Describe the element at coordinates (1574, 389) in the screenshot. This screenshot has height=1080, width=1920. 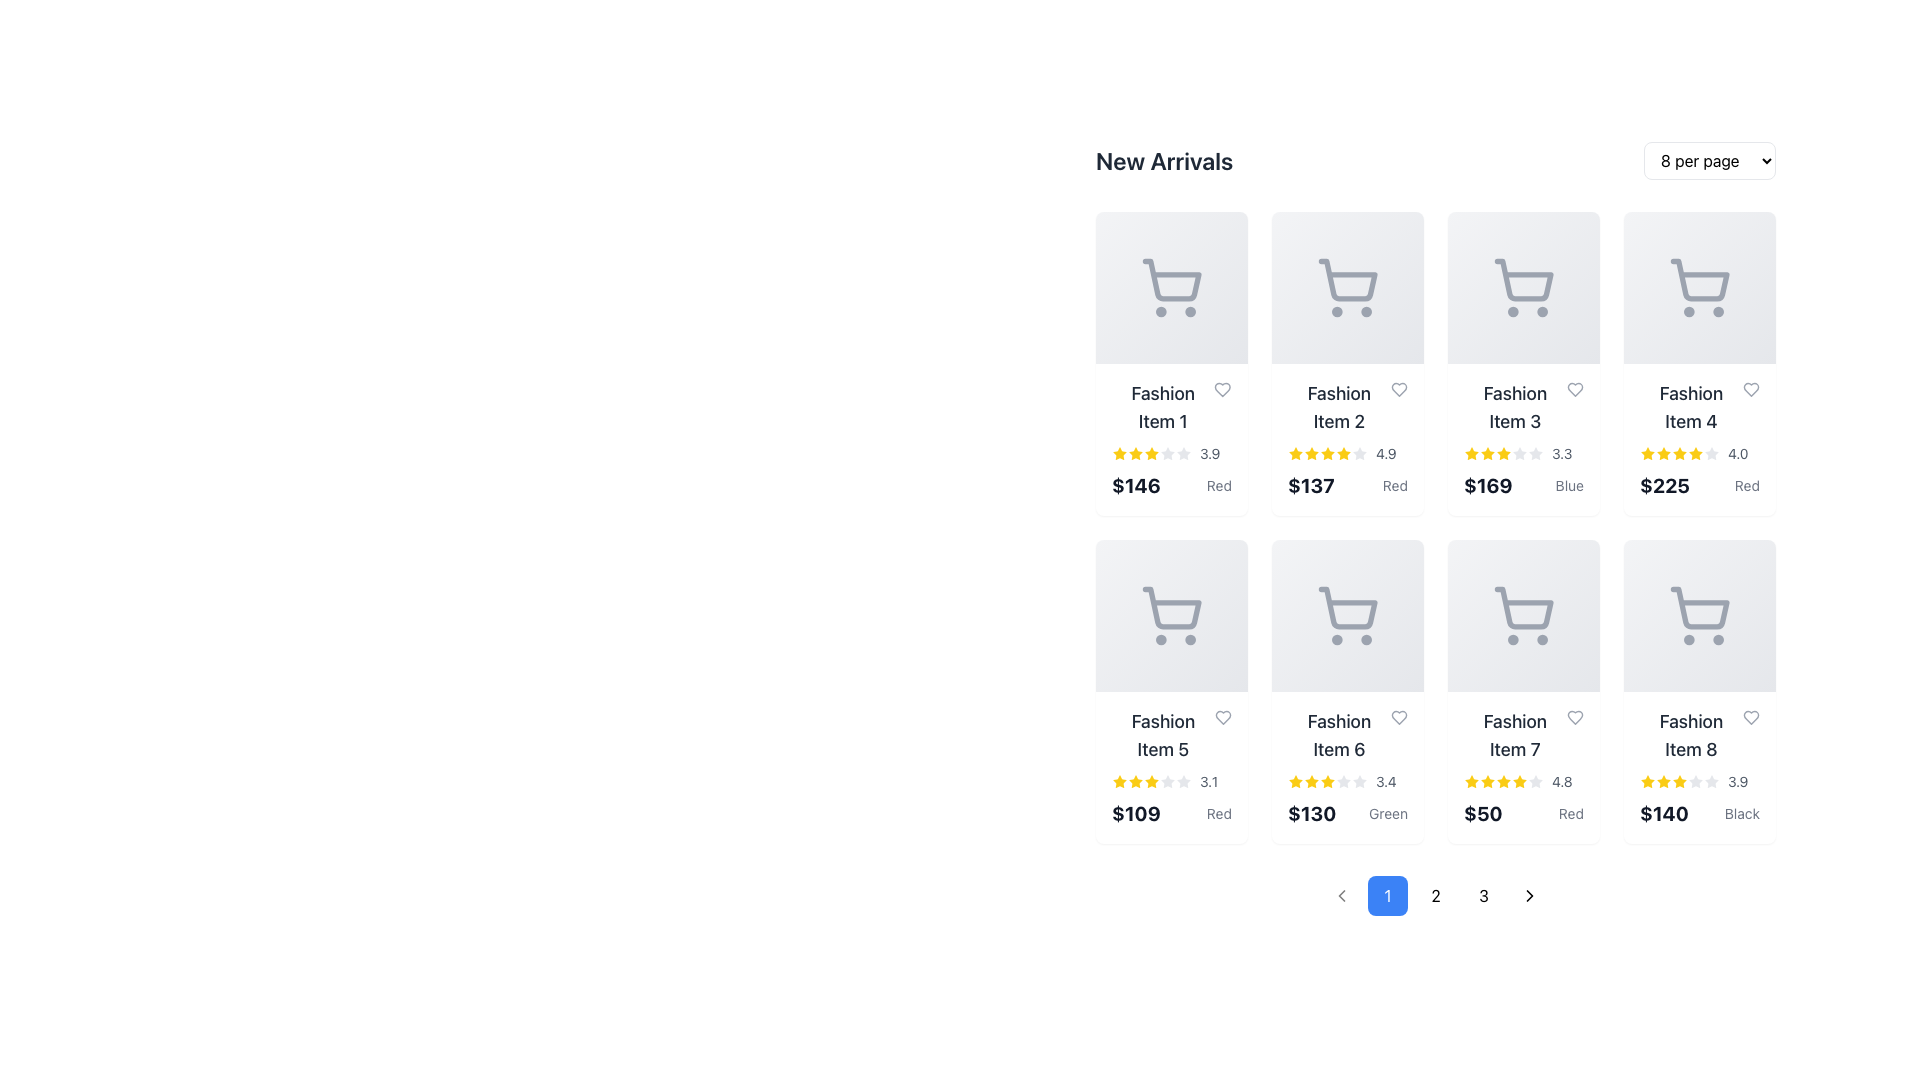
I see `the heart-shaped icon button located in the top-right corner of the 'Fashion Item 3' product card` at that location.